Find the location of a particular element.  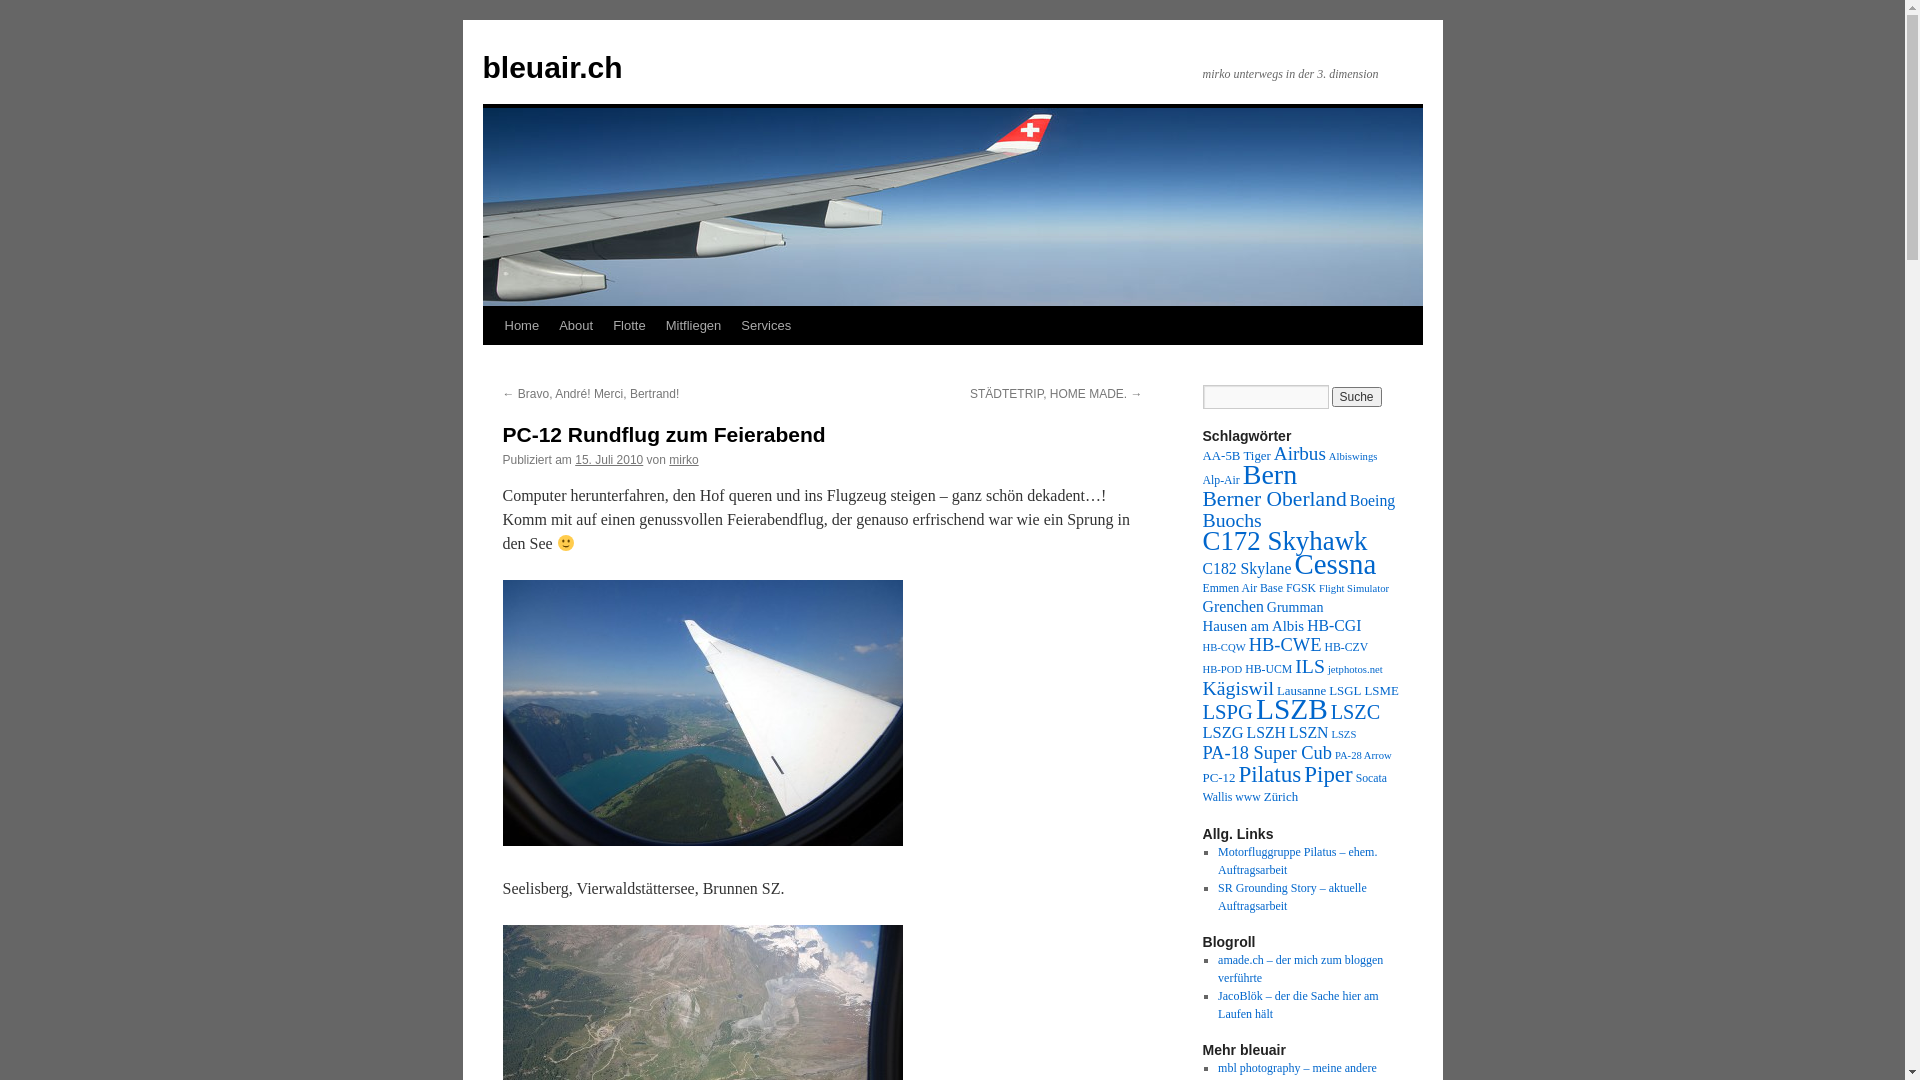

'HB-CQW' is located at coordinates (1222, 647).